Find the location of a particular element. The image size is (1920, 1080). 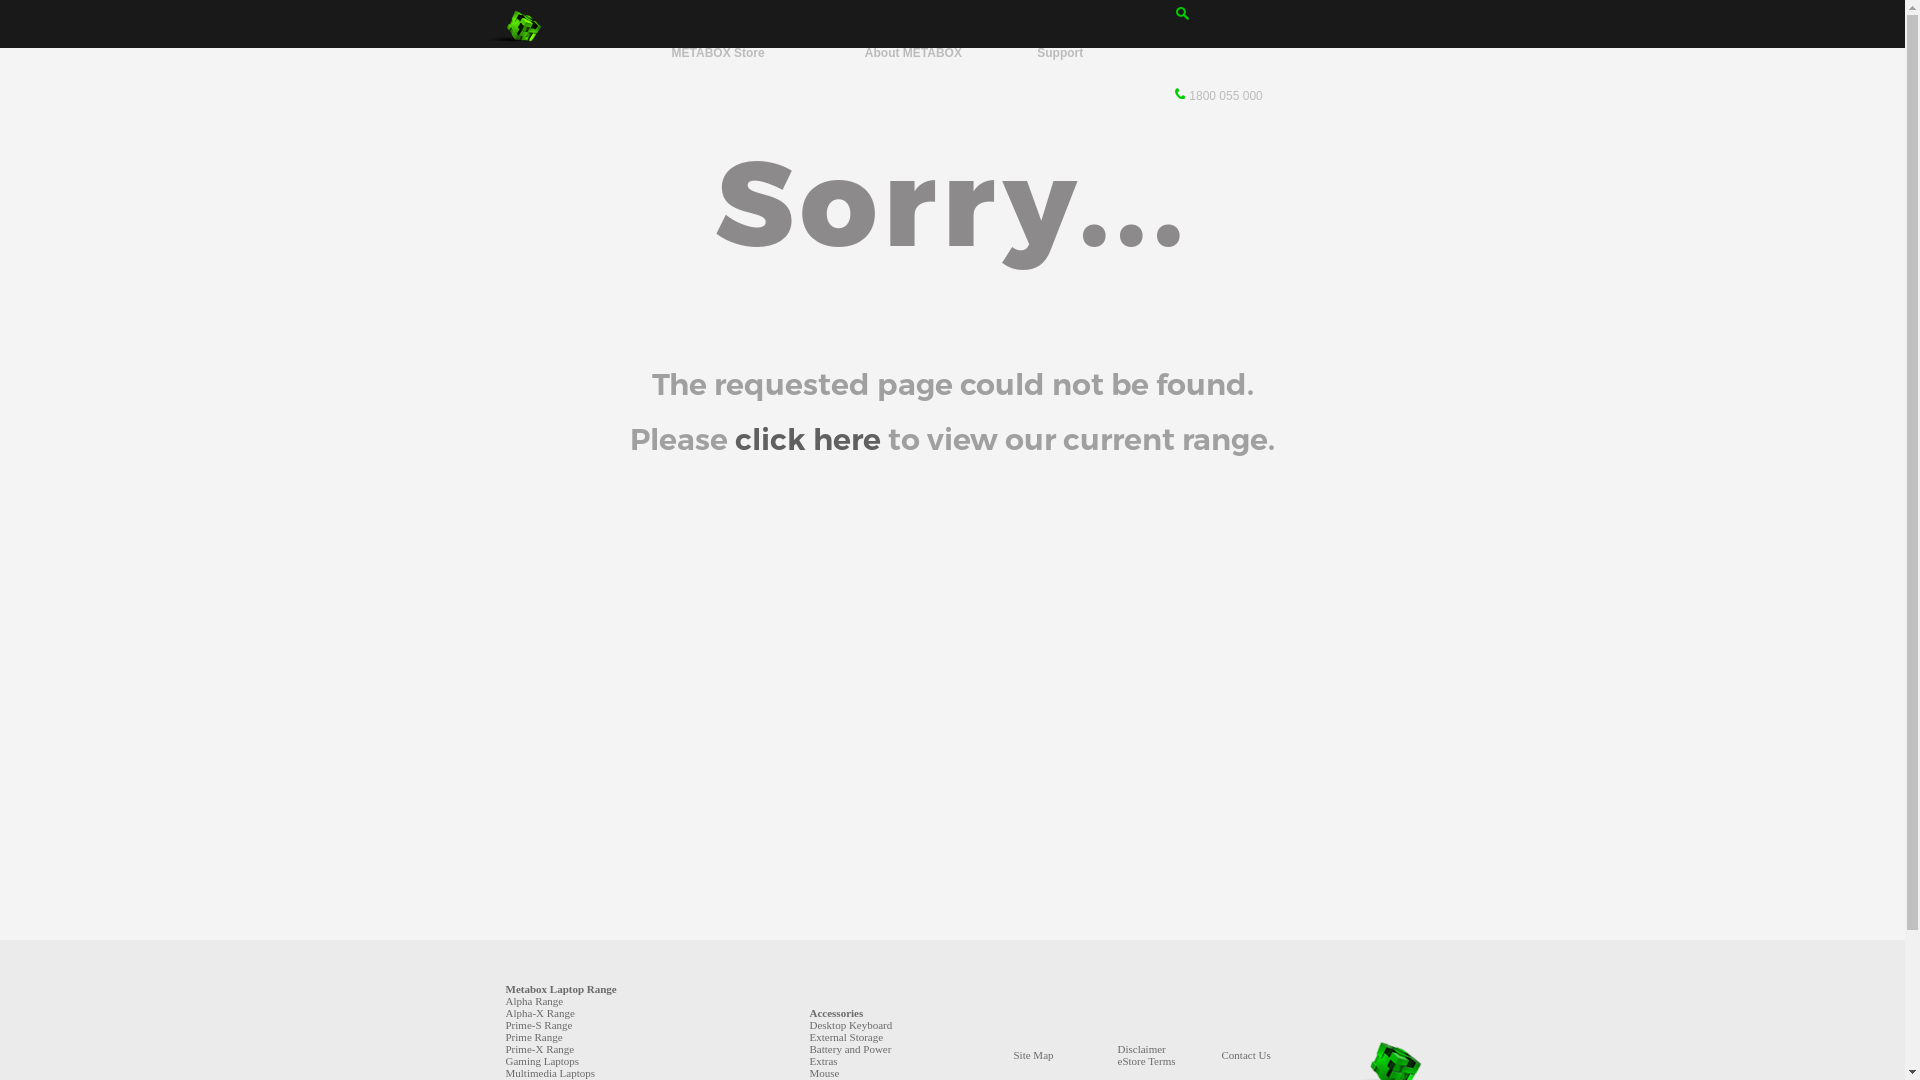

'Battery and Power' is located at coordinates (850, 1048).